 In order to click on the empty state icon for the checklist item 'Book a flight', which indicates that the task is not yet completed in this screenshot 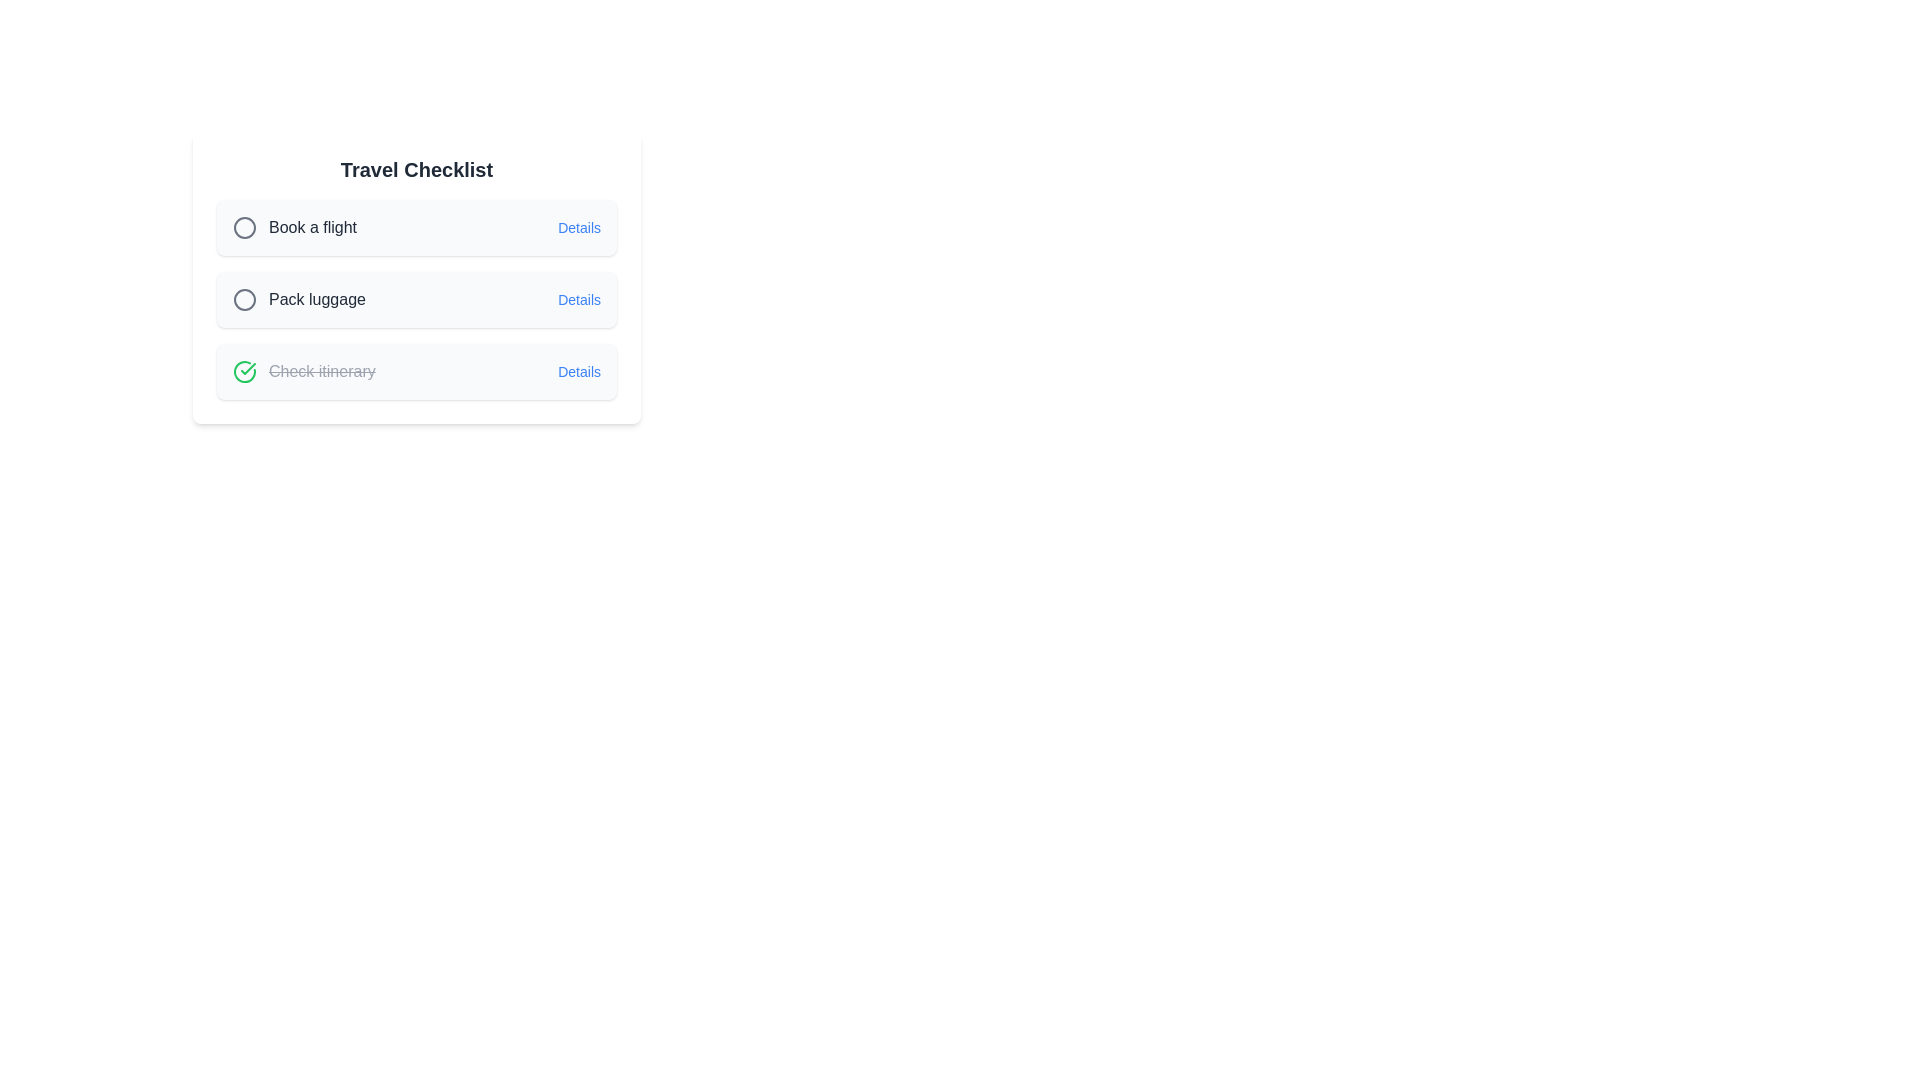, I will do `click(243, 226)`.